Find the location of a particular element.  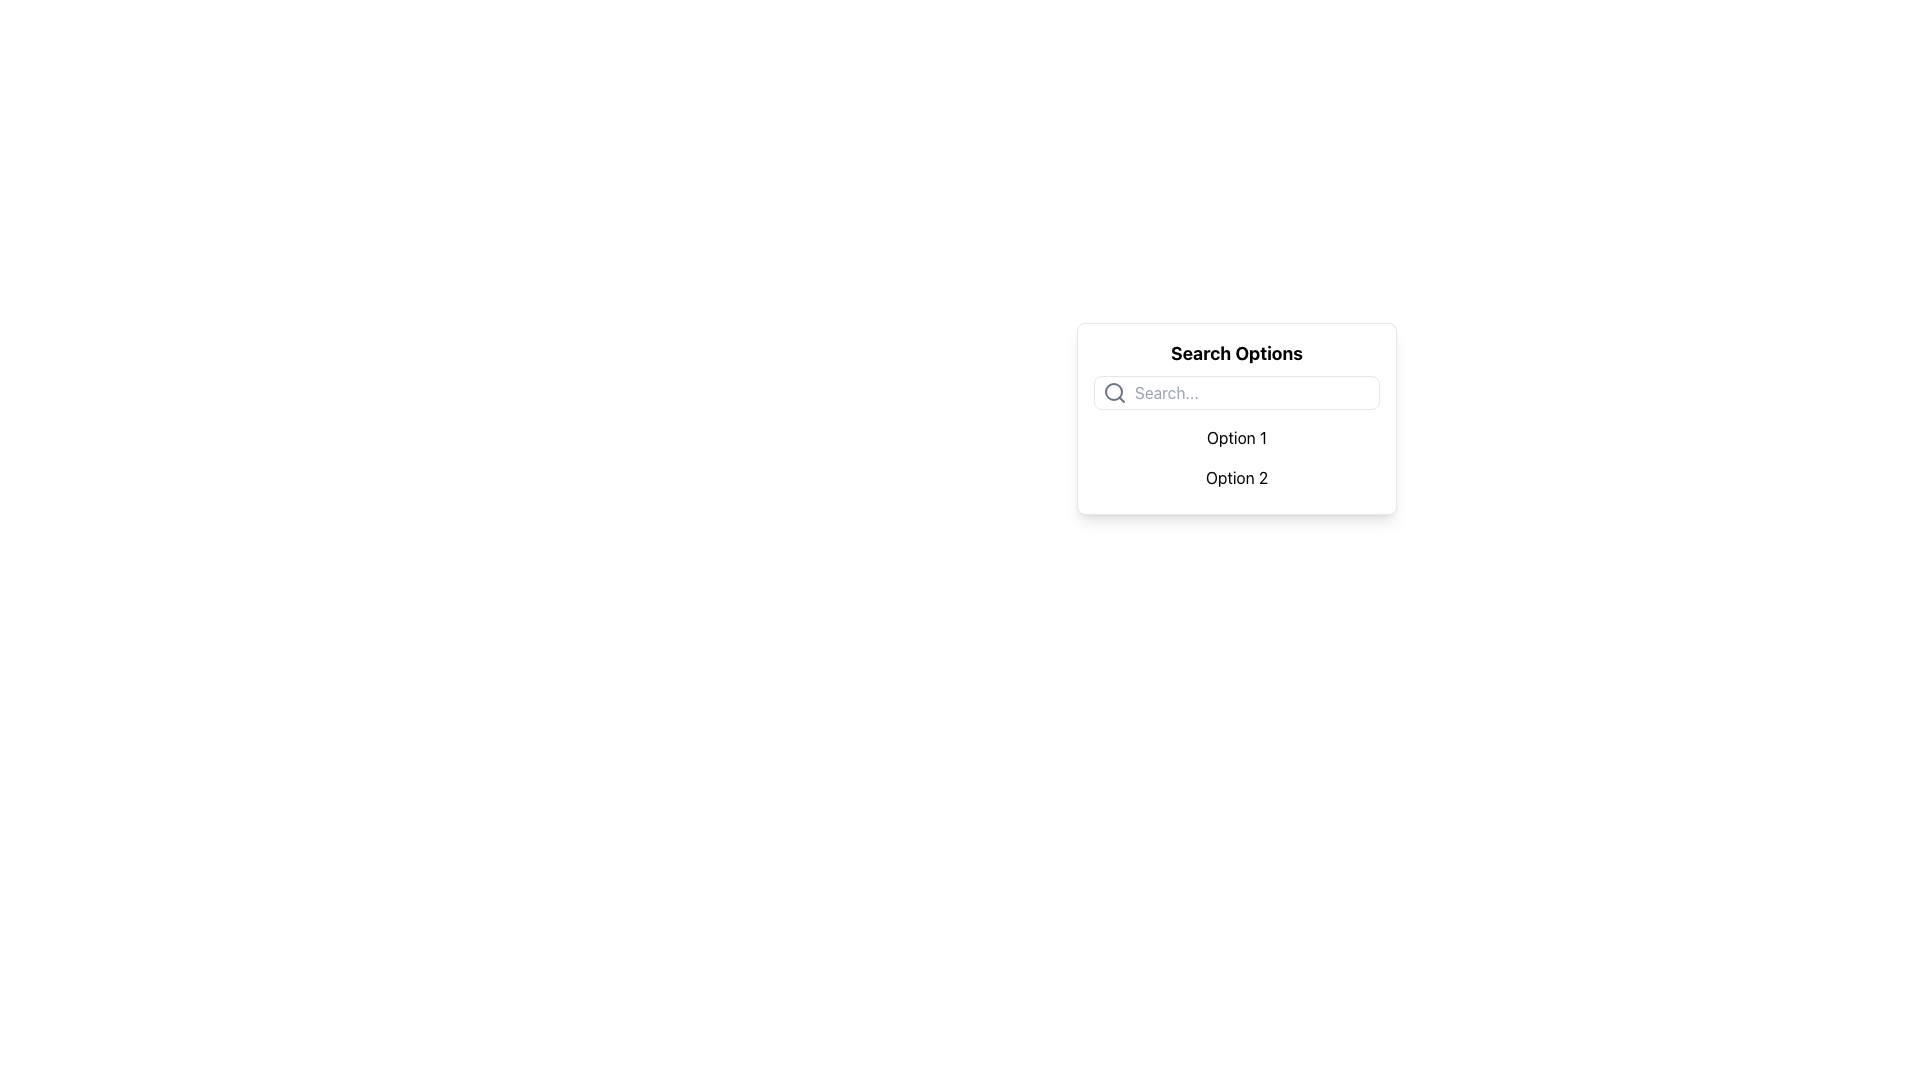

the SVG Circle element that represents the main body of the magnifying glass, located near the top-left corner of the 'Search' input field is located at coordinates (1112, 392).